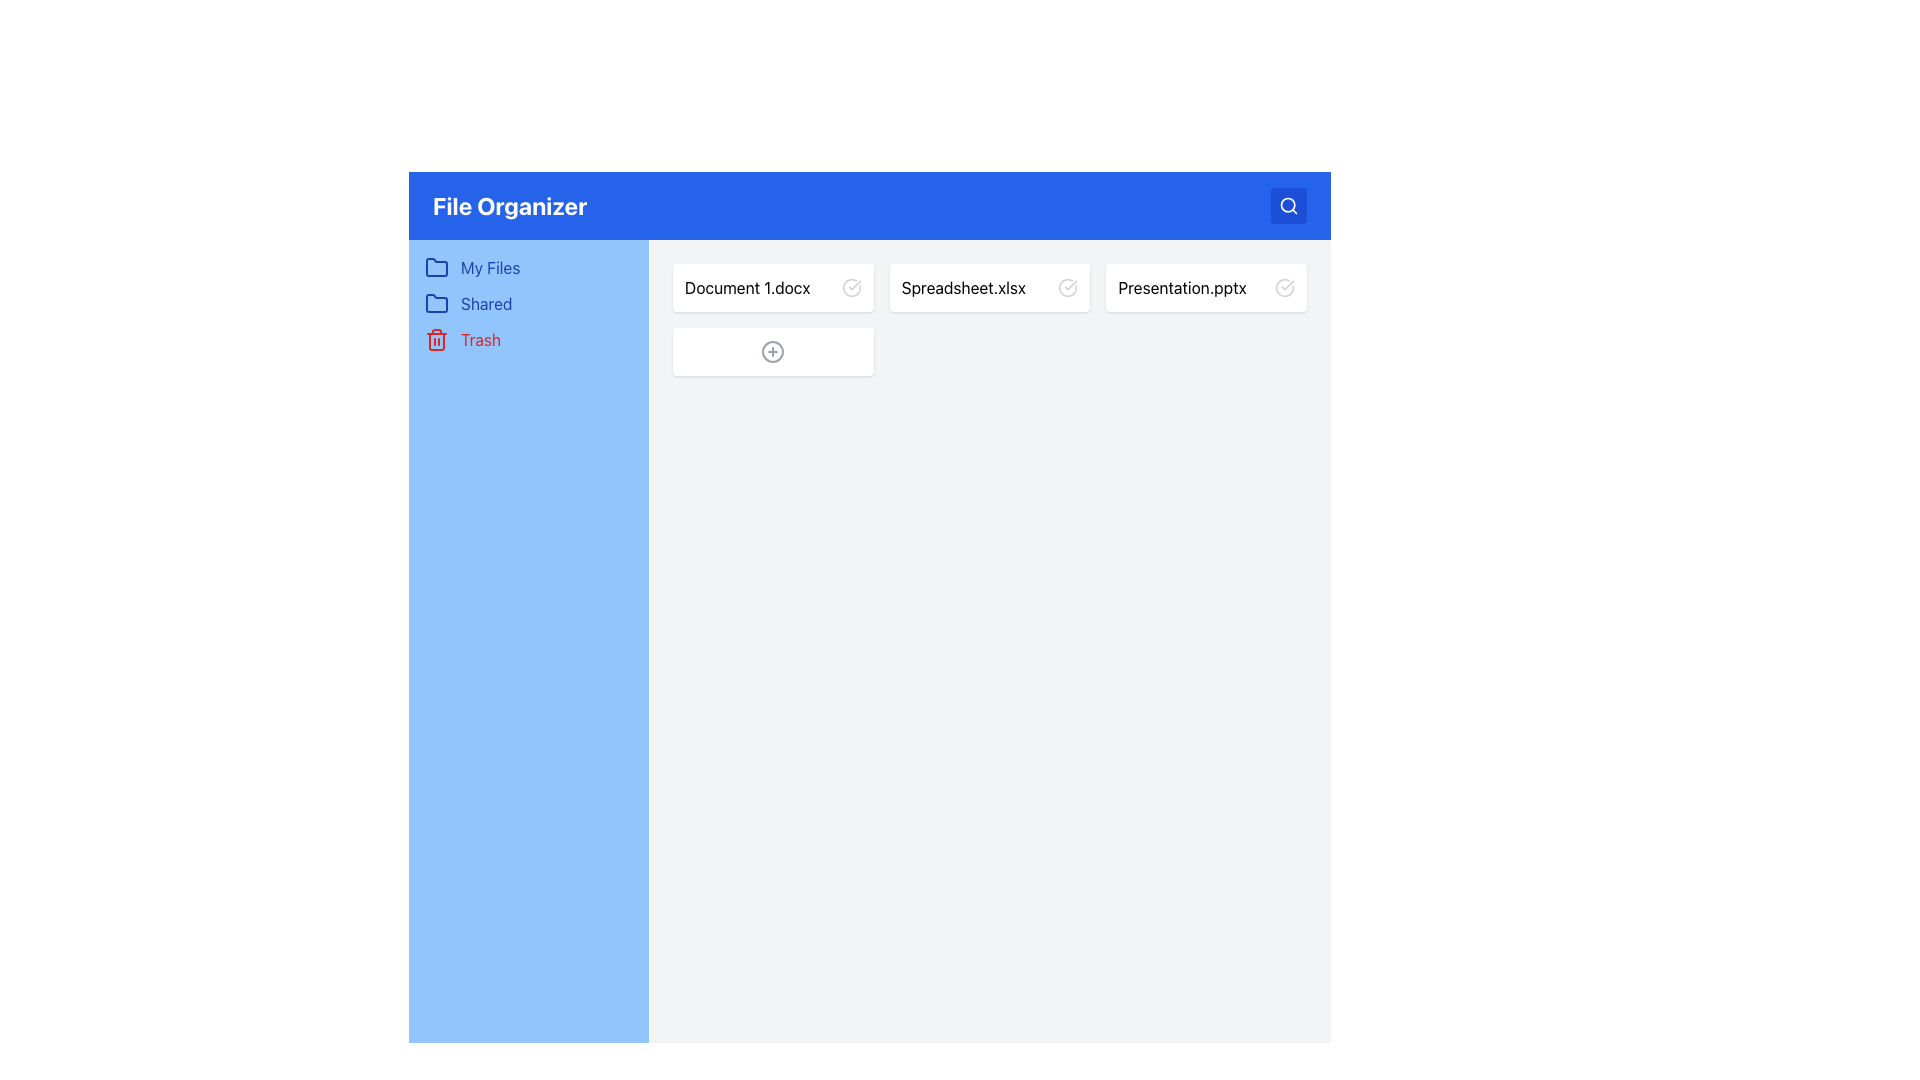 The height and width of the screenshot is (1080, 1920). What do you see at coordinates (772, 350) in the screenshot?
I see `the circular button with a '+' icon, which has a white background and rounded edges, located below 'Document 1.docx' in the grid layout` at bounding box center [772, 350].